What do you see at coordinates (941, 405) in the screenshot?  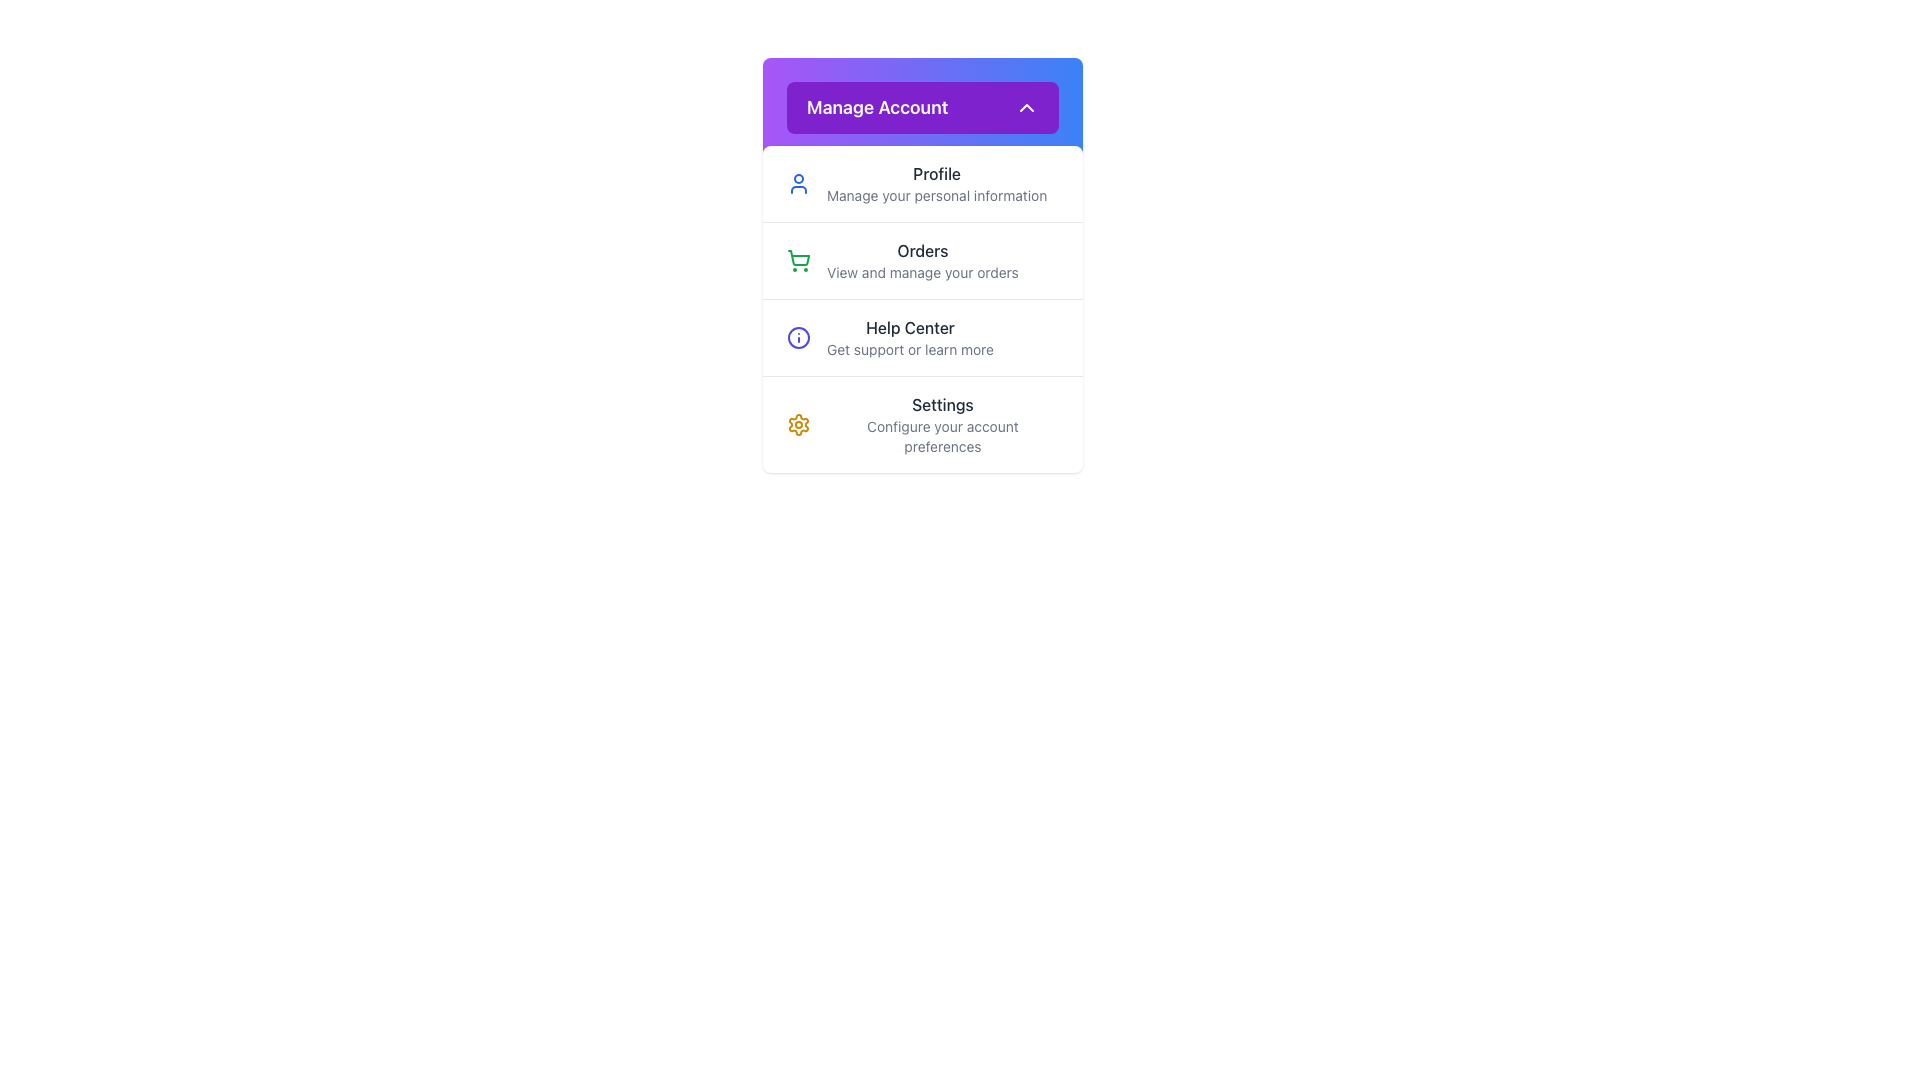 I see `the static text label that serves as a descriptive heading for the settings section in the dropdown menu under 'Manage Account'` at bounding box center [941, 405].